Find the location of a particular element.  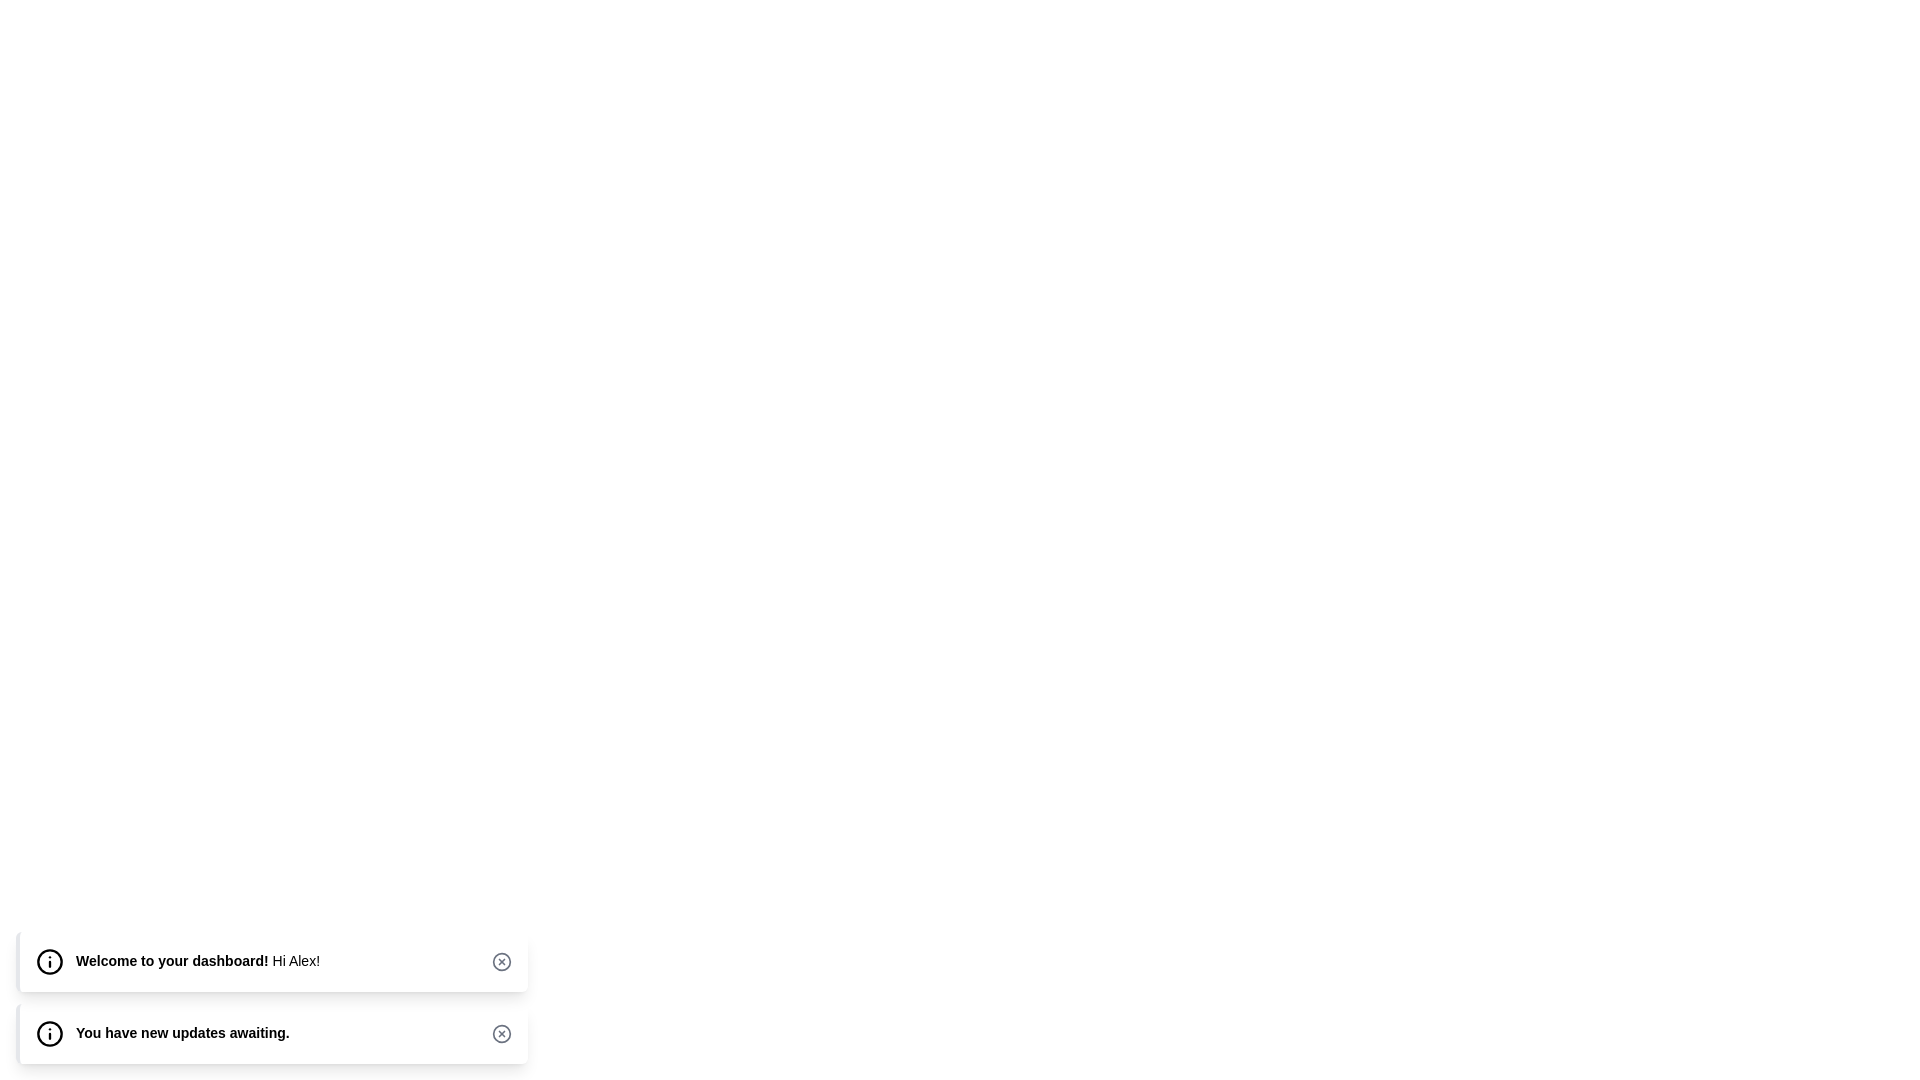

the decorative circular border of the 'info' icon located near the upper-left of the smaller notification widget at the bottom left of the interface is located at coordinates (49, 1033).